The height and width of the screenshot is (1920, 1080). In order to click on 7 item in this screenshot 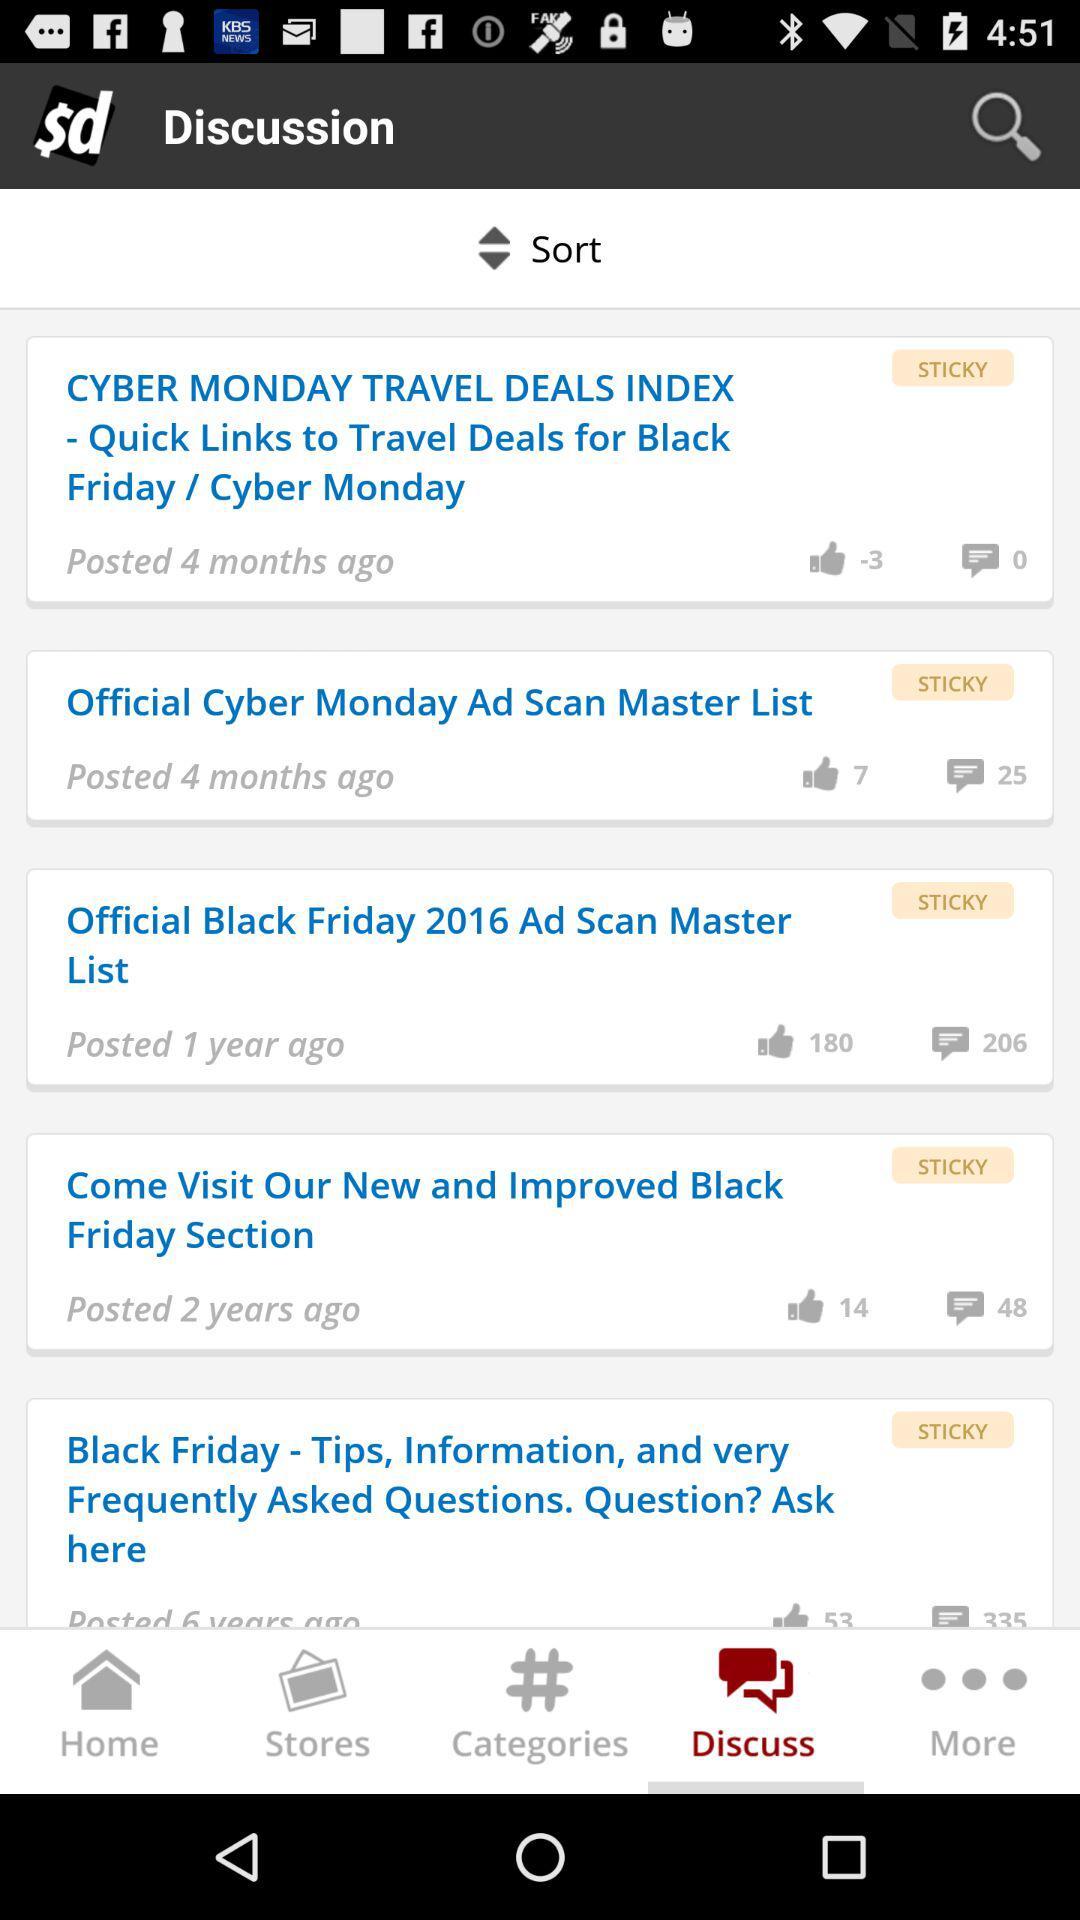, I will do `click(859, 774)`.